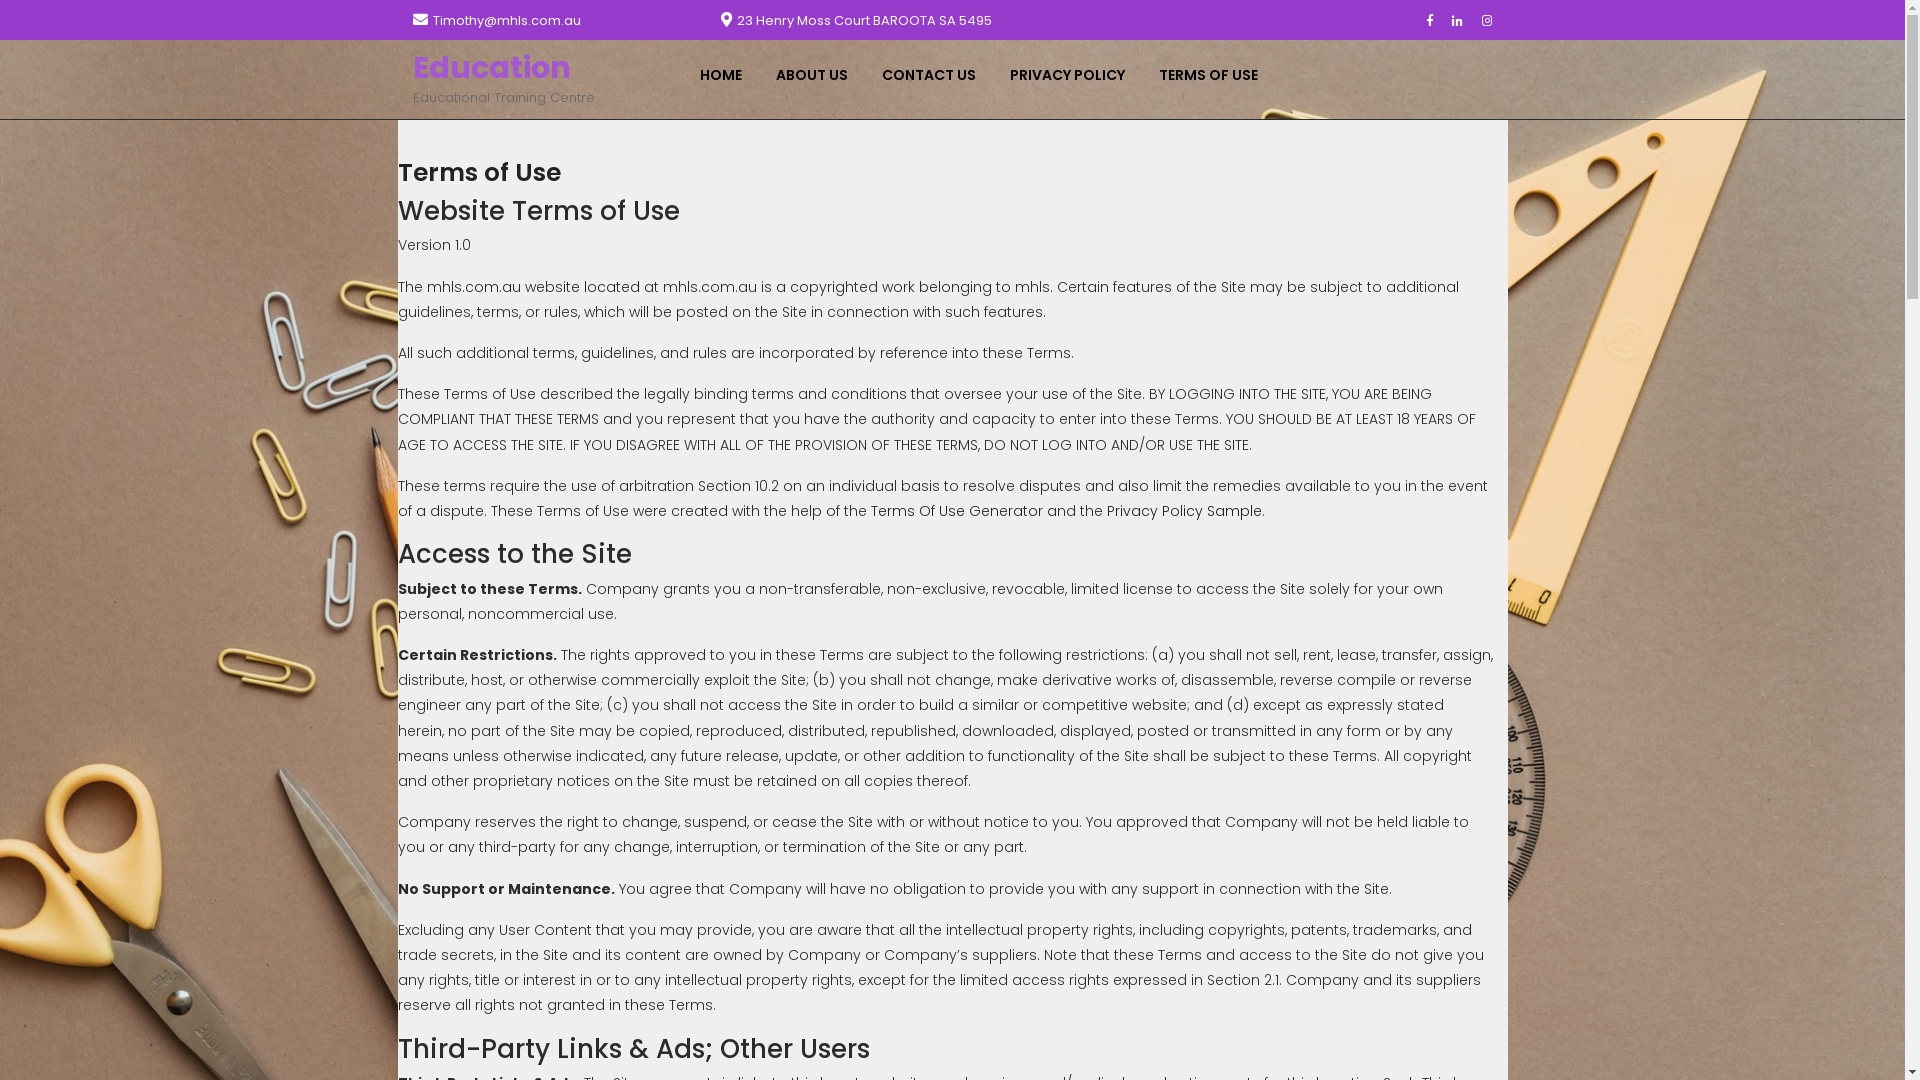  I want to click on 'Facebook', so click(1435, 19).